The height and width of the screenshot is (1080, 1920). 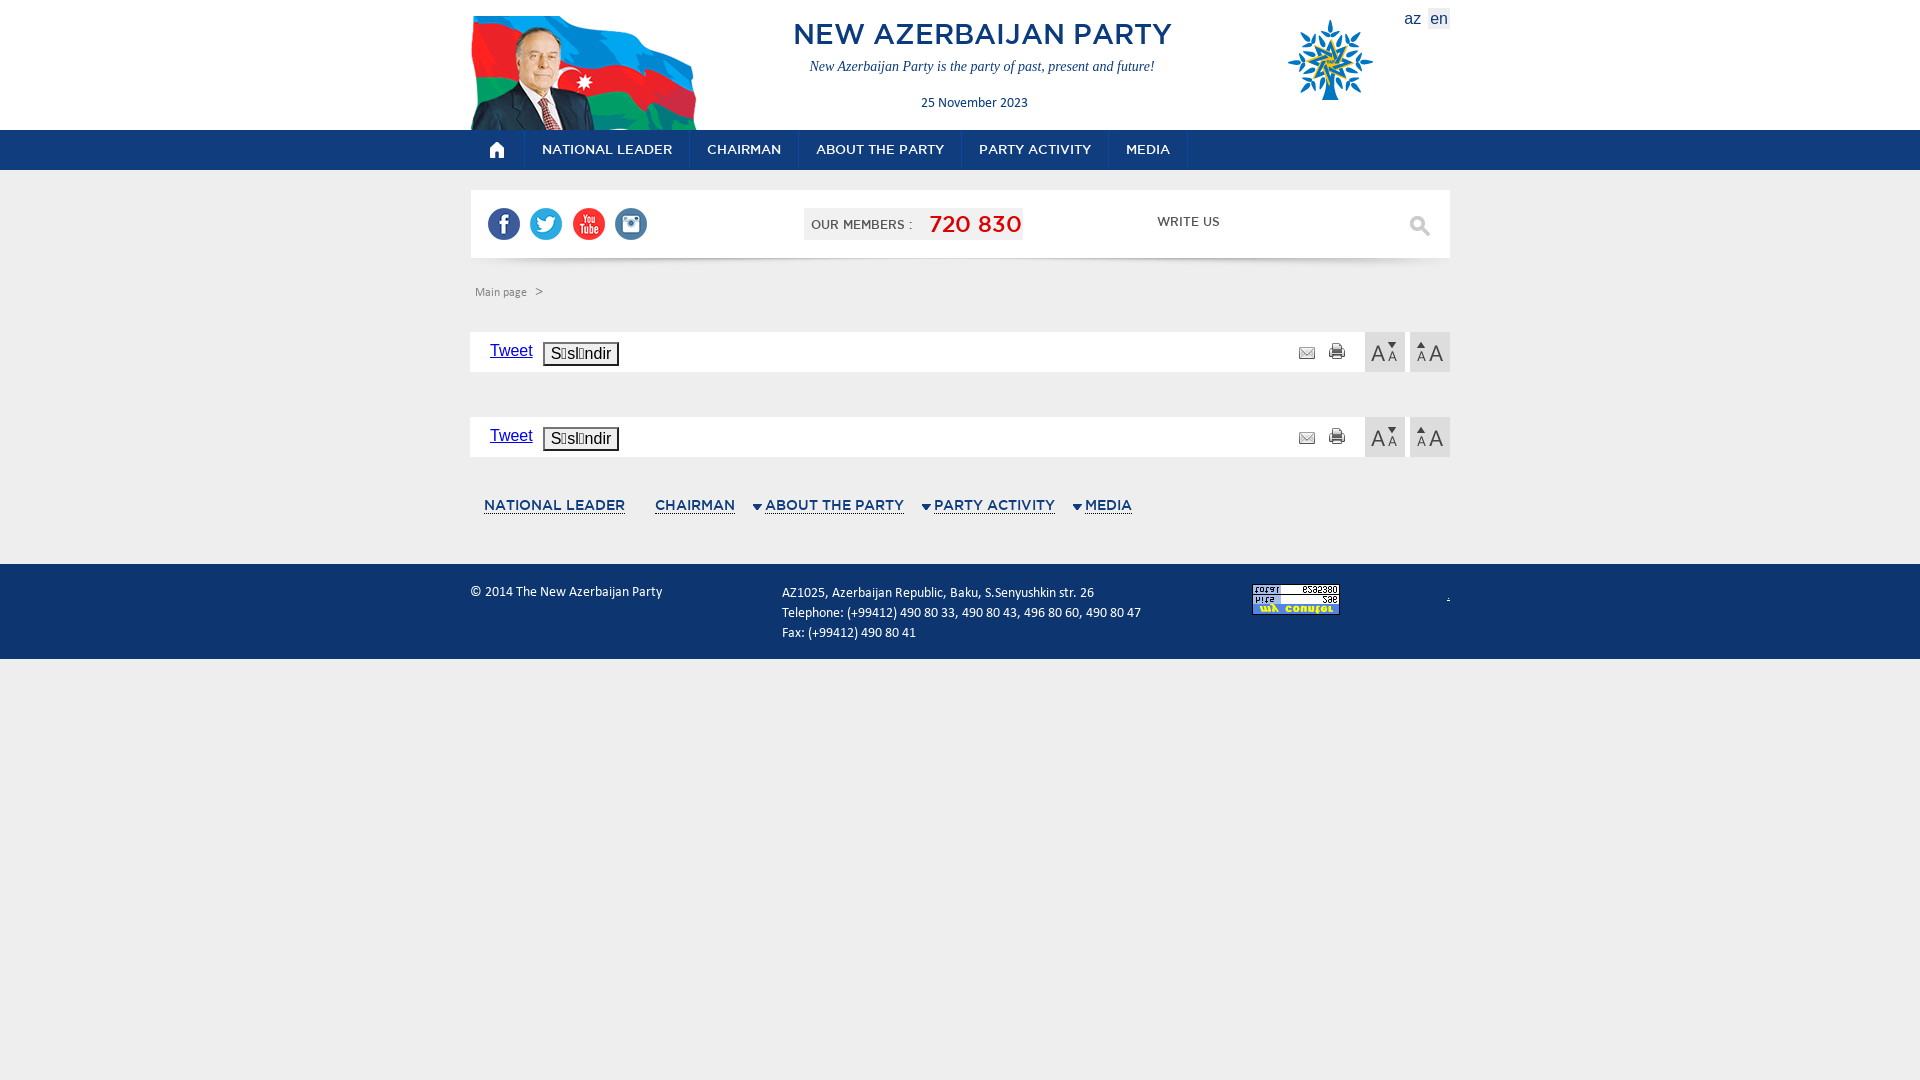 I want to click on 'http://yap.az/en/view/pages/12', so click(x=1306, y=437).